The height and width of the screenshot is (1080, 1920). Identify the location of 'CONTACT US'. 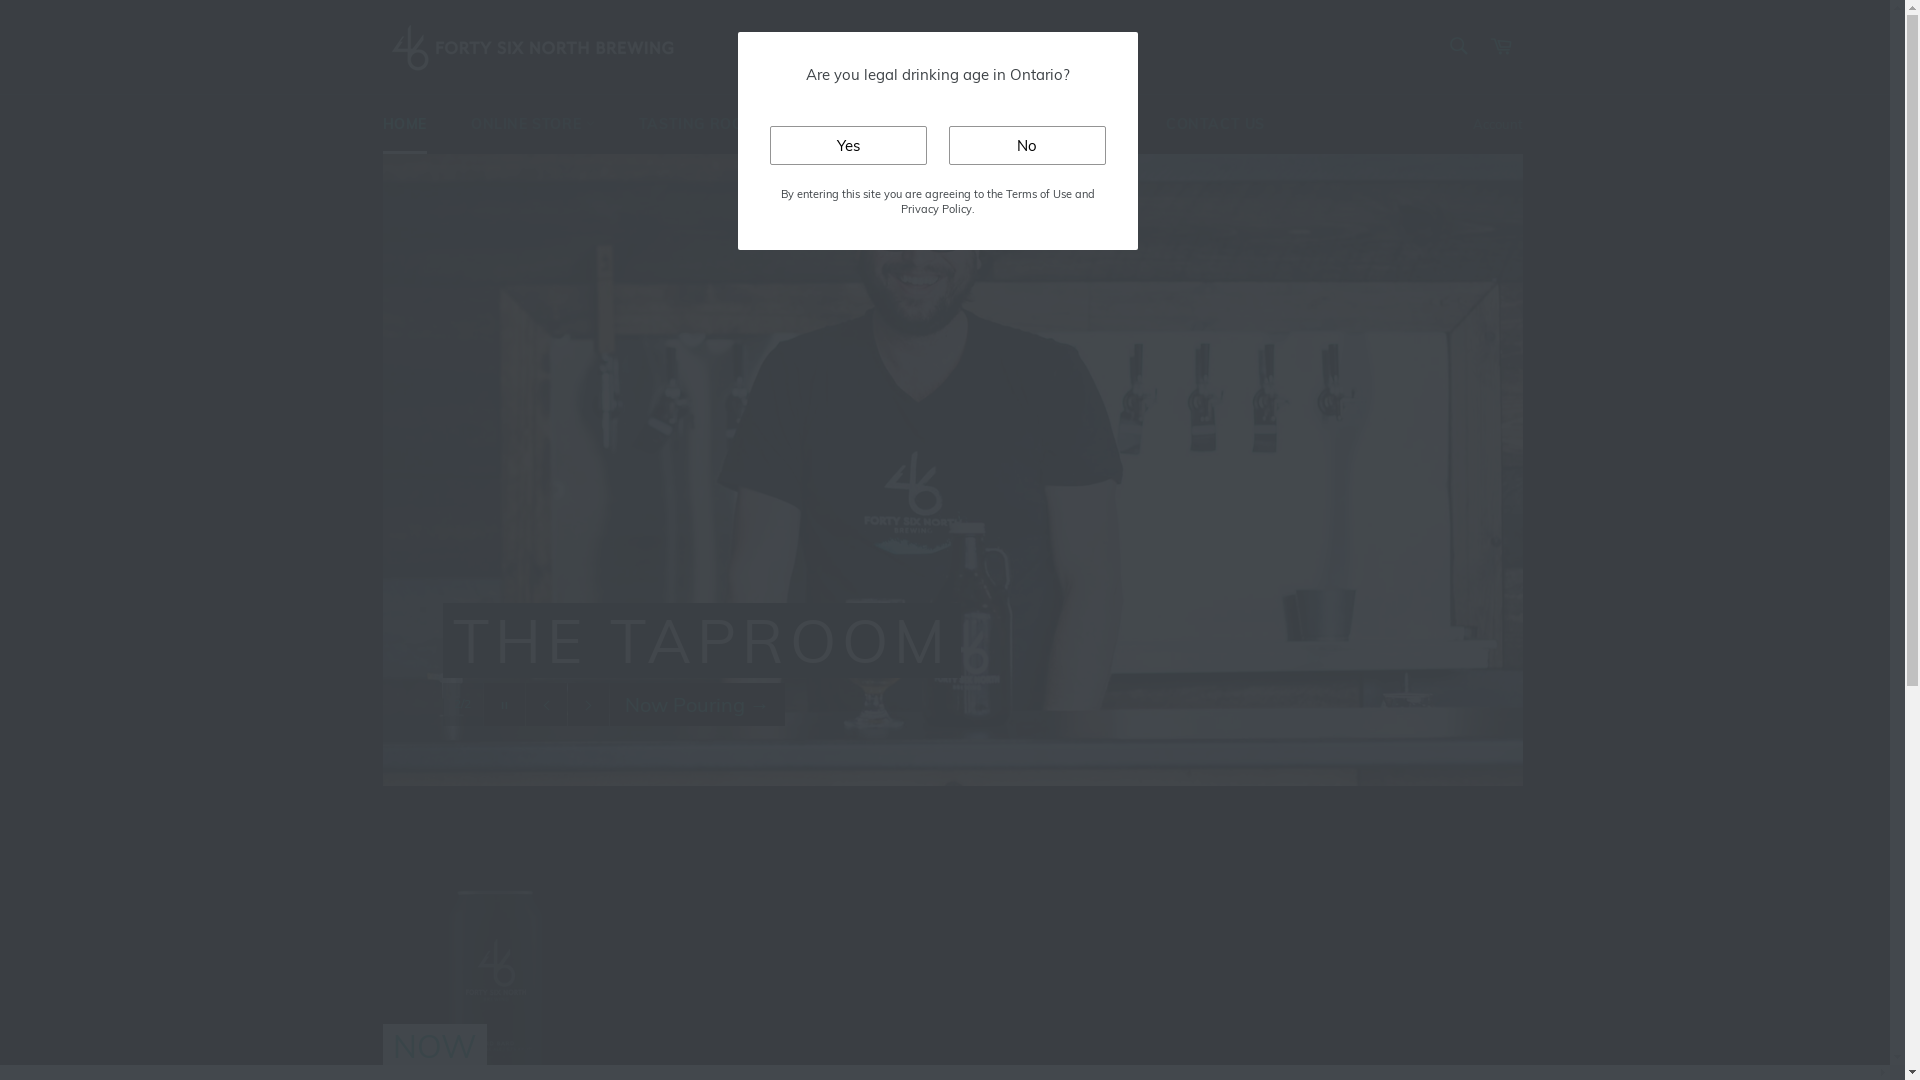
(1214, 124).